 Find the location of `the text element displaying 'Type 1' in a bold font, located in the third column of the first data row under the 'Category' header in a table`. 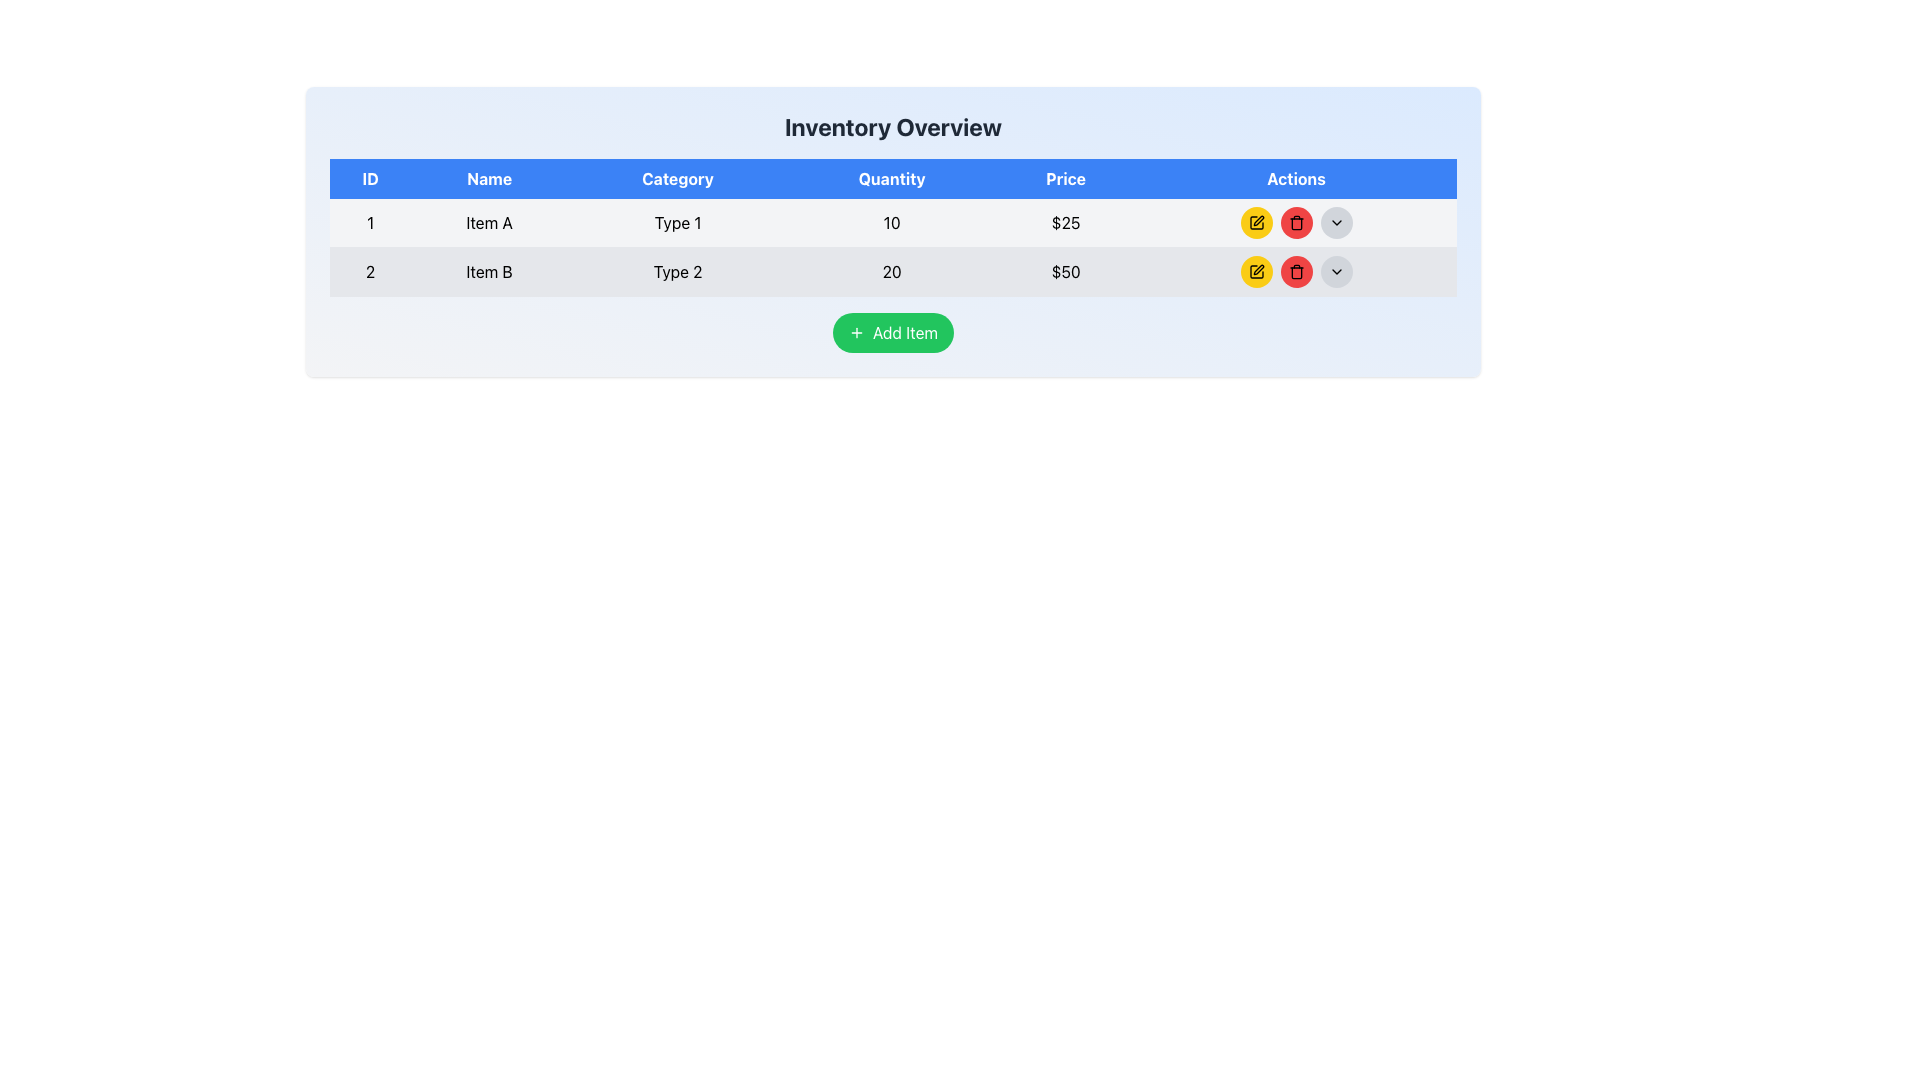

the text element displaying 'Type 1' in a bold font, located in the third column of the first data row under the 'Category' header in a table is located at coordinates (678, 223).